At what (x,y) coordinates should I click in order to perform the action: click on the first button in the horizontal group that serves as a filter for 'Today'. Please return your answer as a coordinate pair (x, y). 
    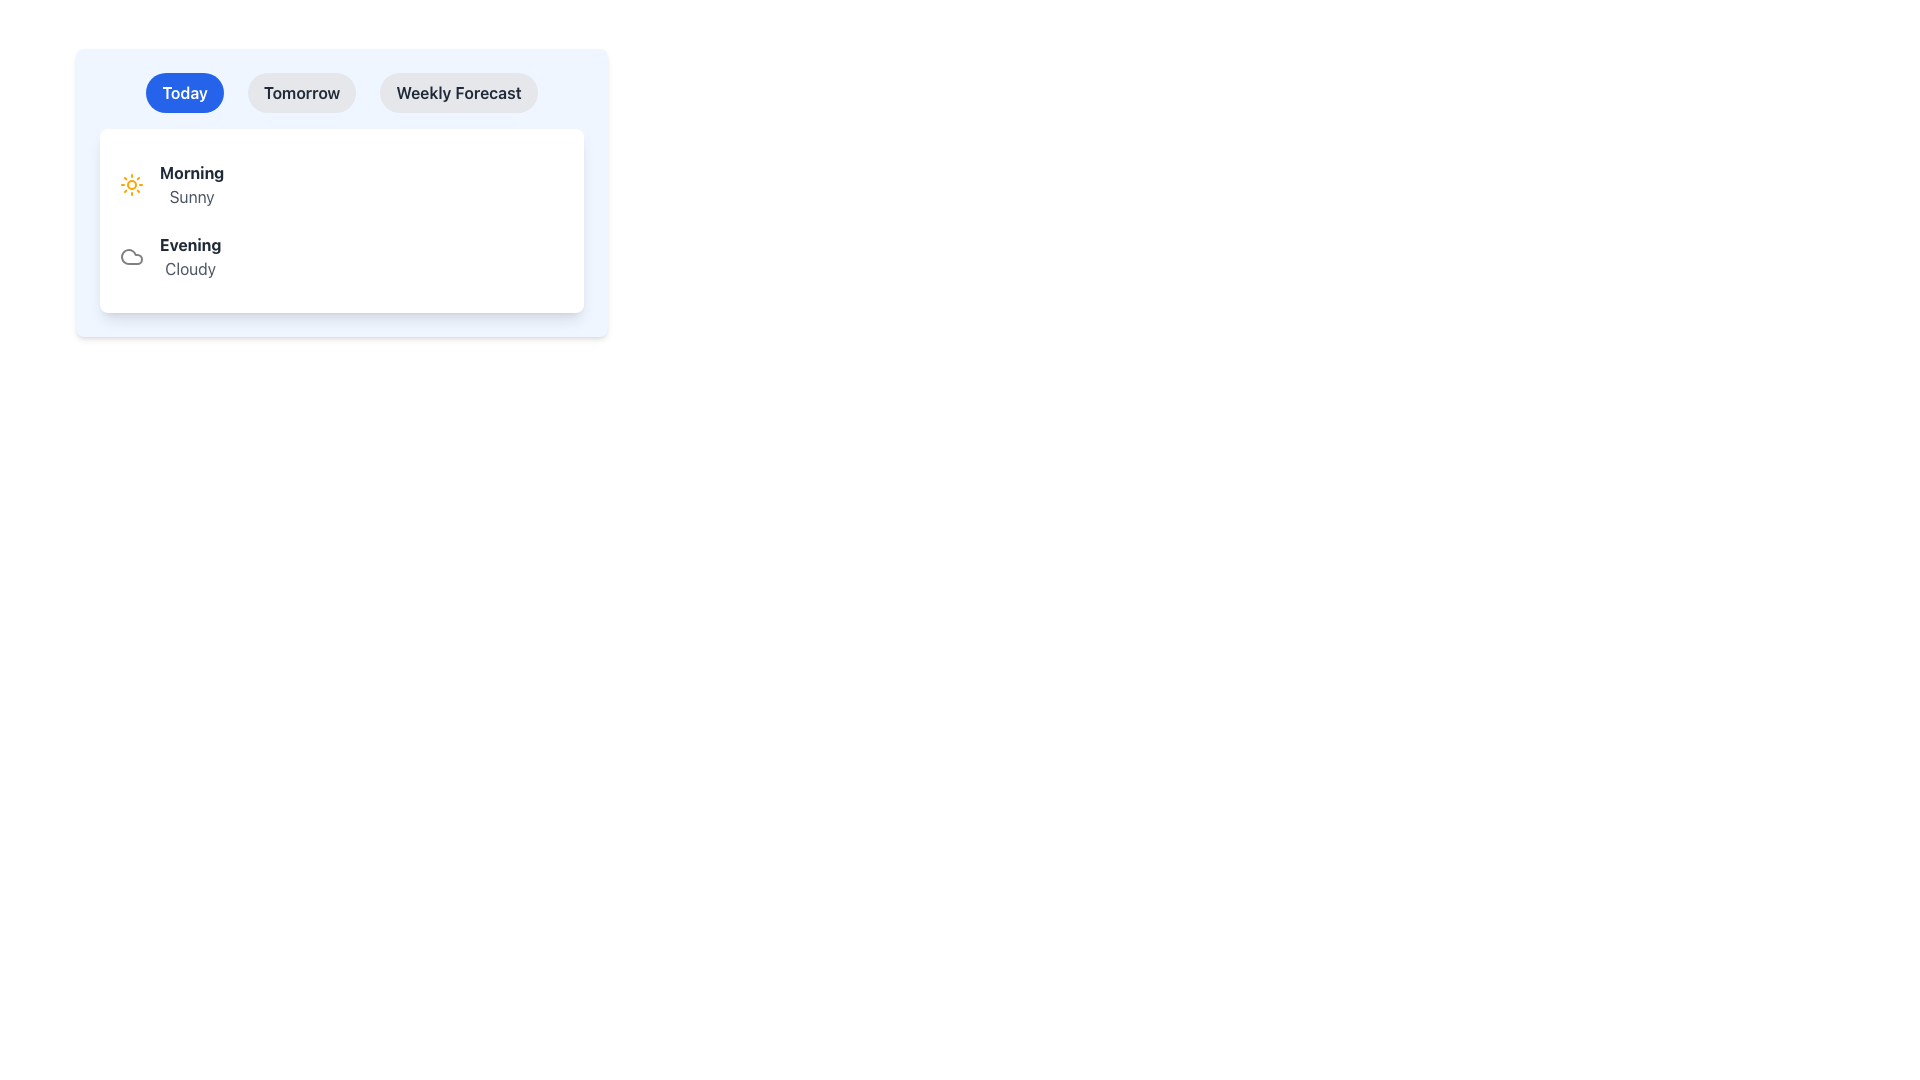
    Looking at the image, I should click on (185, 92).